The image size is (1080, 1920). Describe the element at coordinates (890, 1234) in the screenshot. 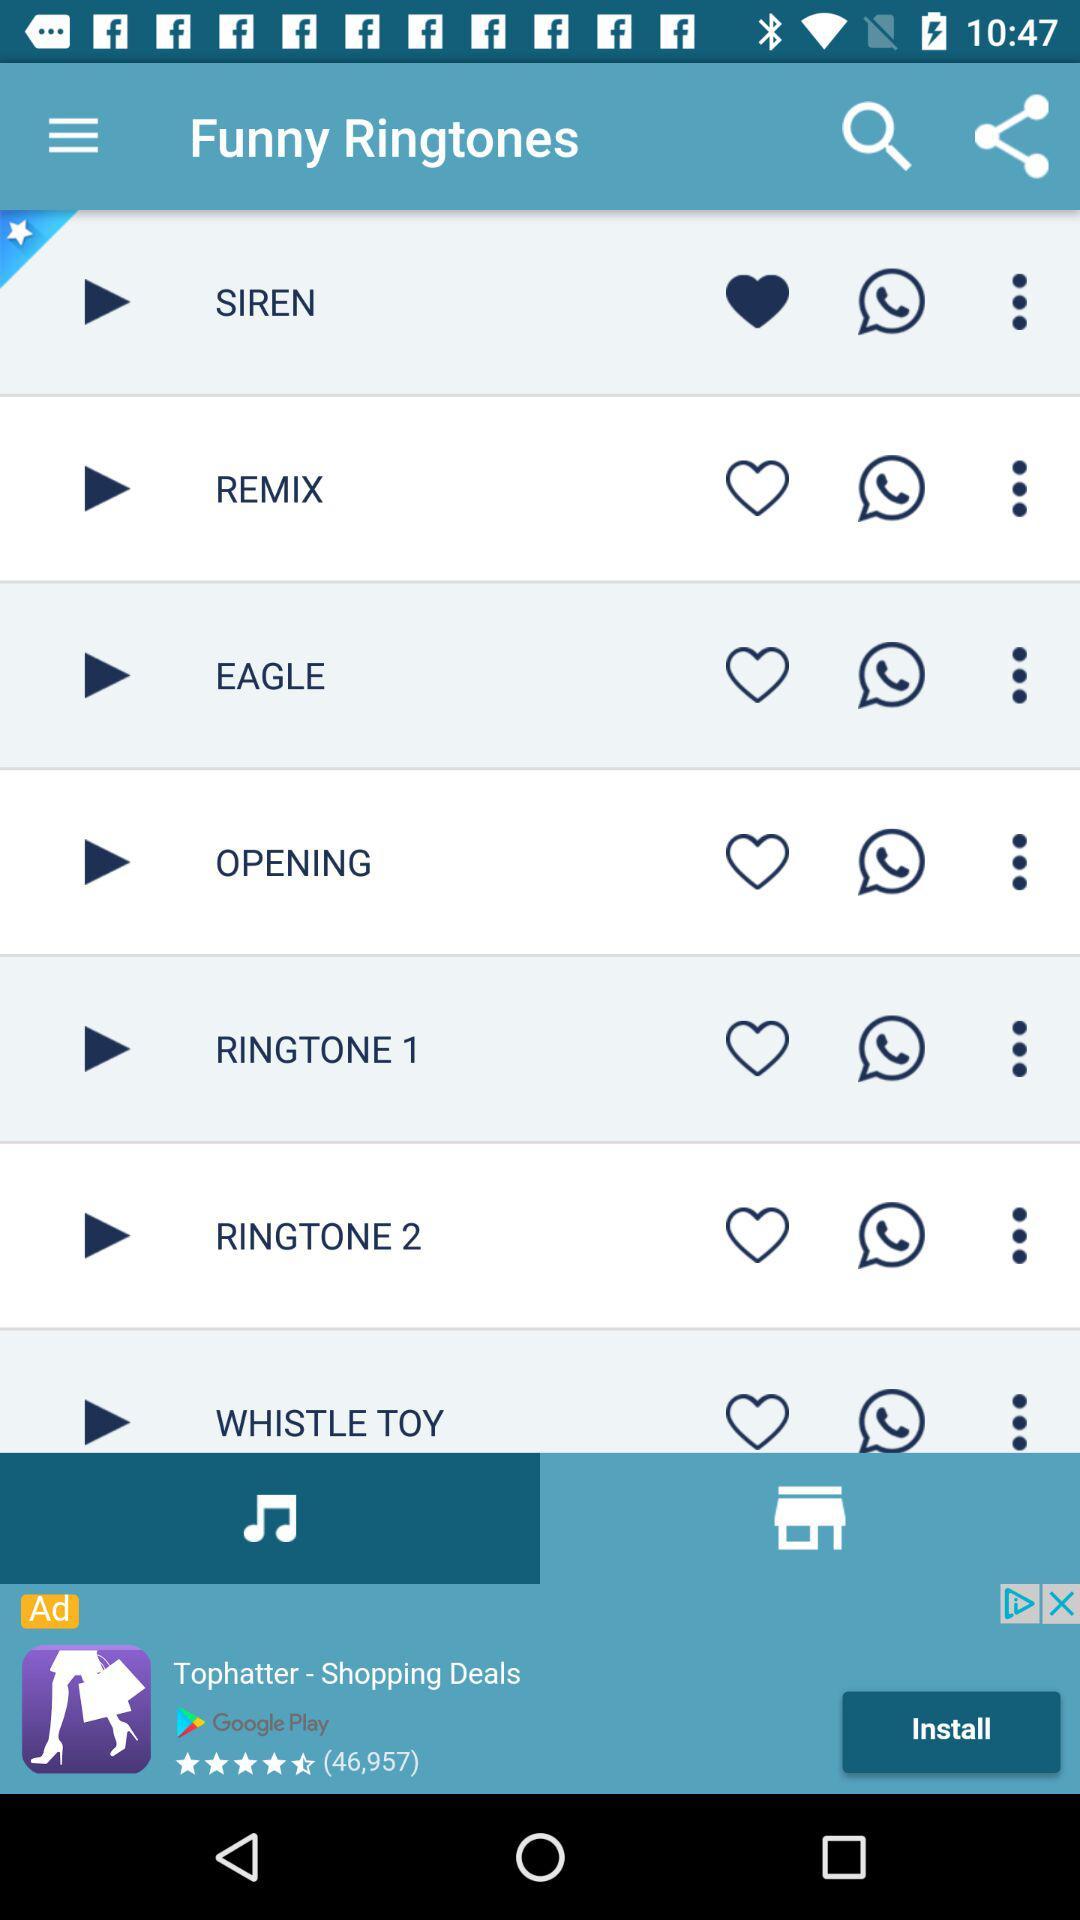

I see `share the ringtone through whats app` at that location.